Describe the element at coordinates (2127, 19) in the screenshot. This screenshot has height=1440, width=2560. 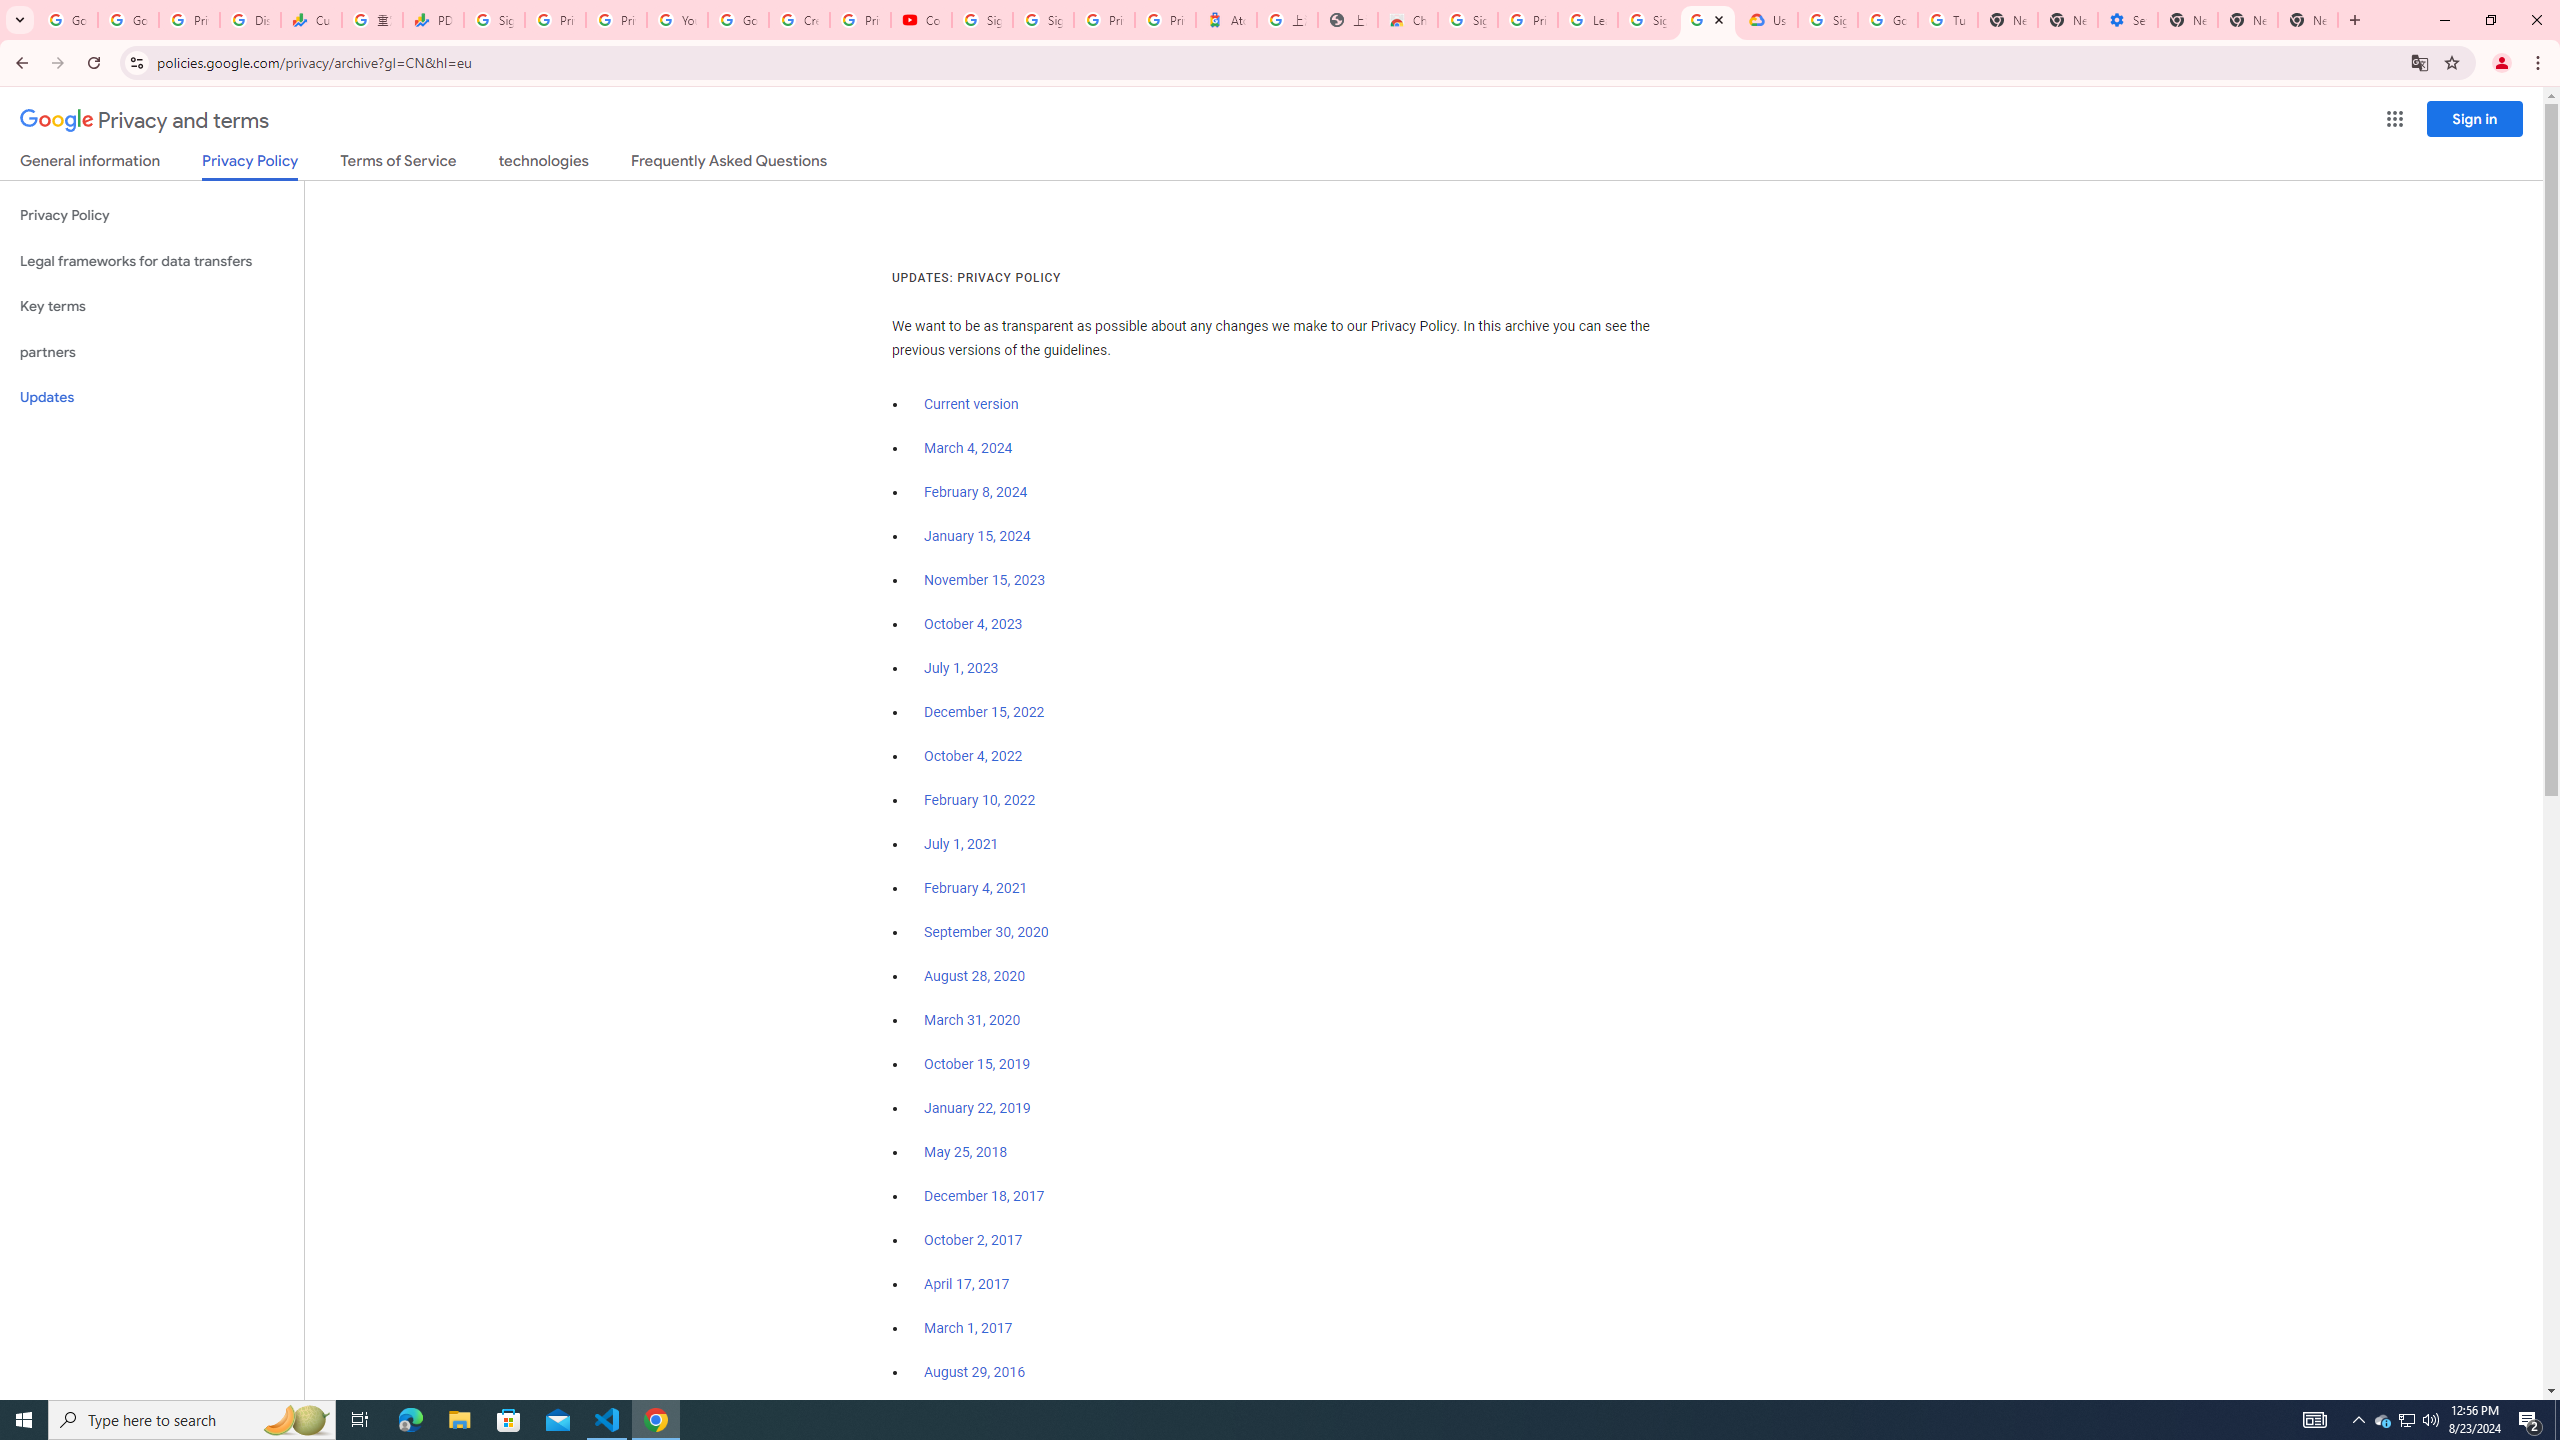
I see `'Settings - Addresses and more'` at that location.